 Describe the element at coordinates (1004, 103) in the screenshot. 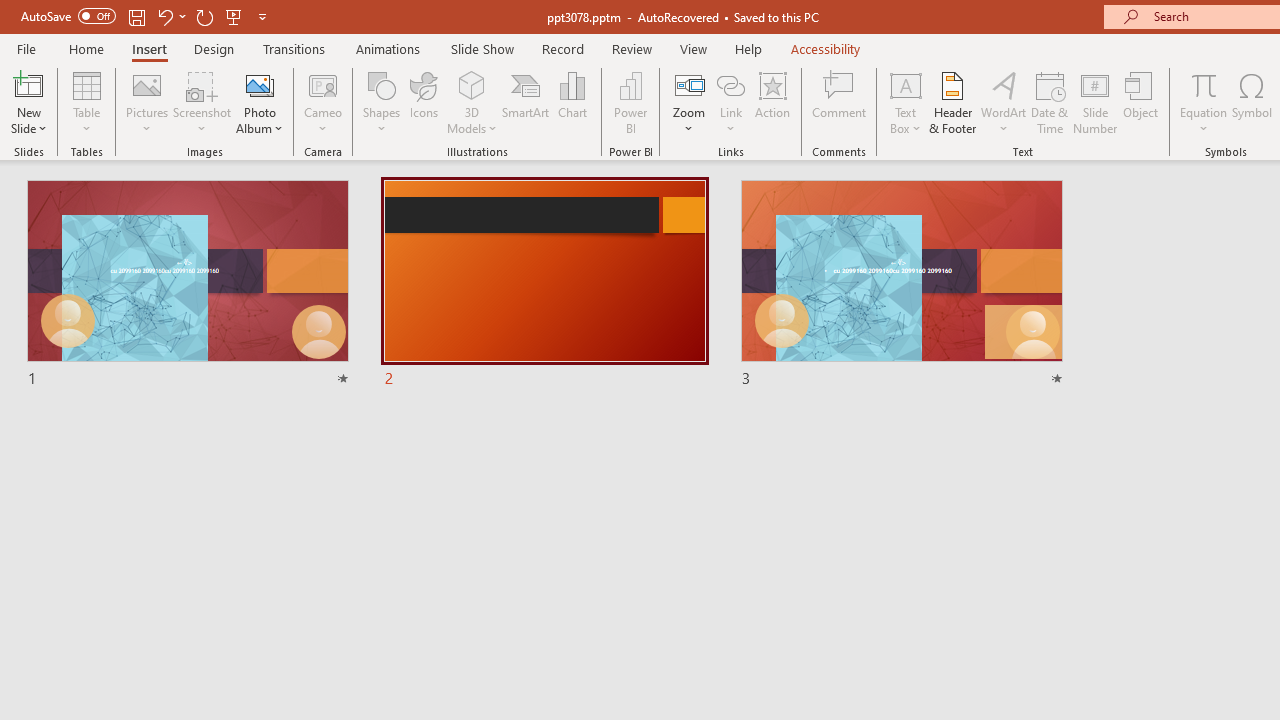

I see `'WordArt'` at that location.